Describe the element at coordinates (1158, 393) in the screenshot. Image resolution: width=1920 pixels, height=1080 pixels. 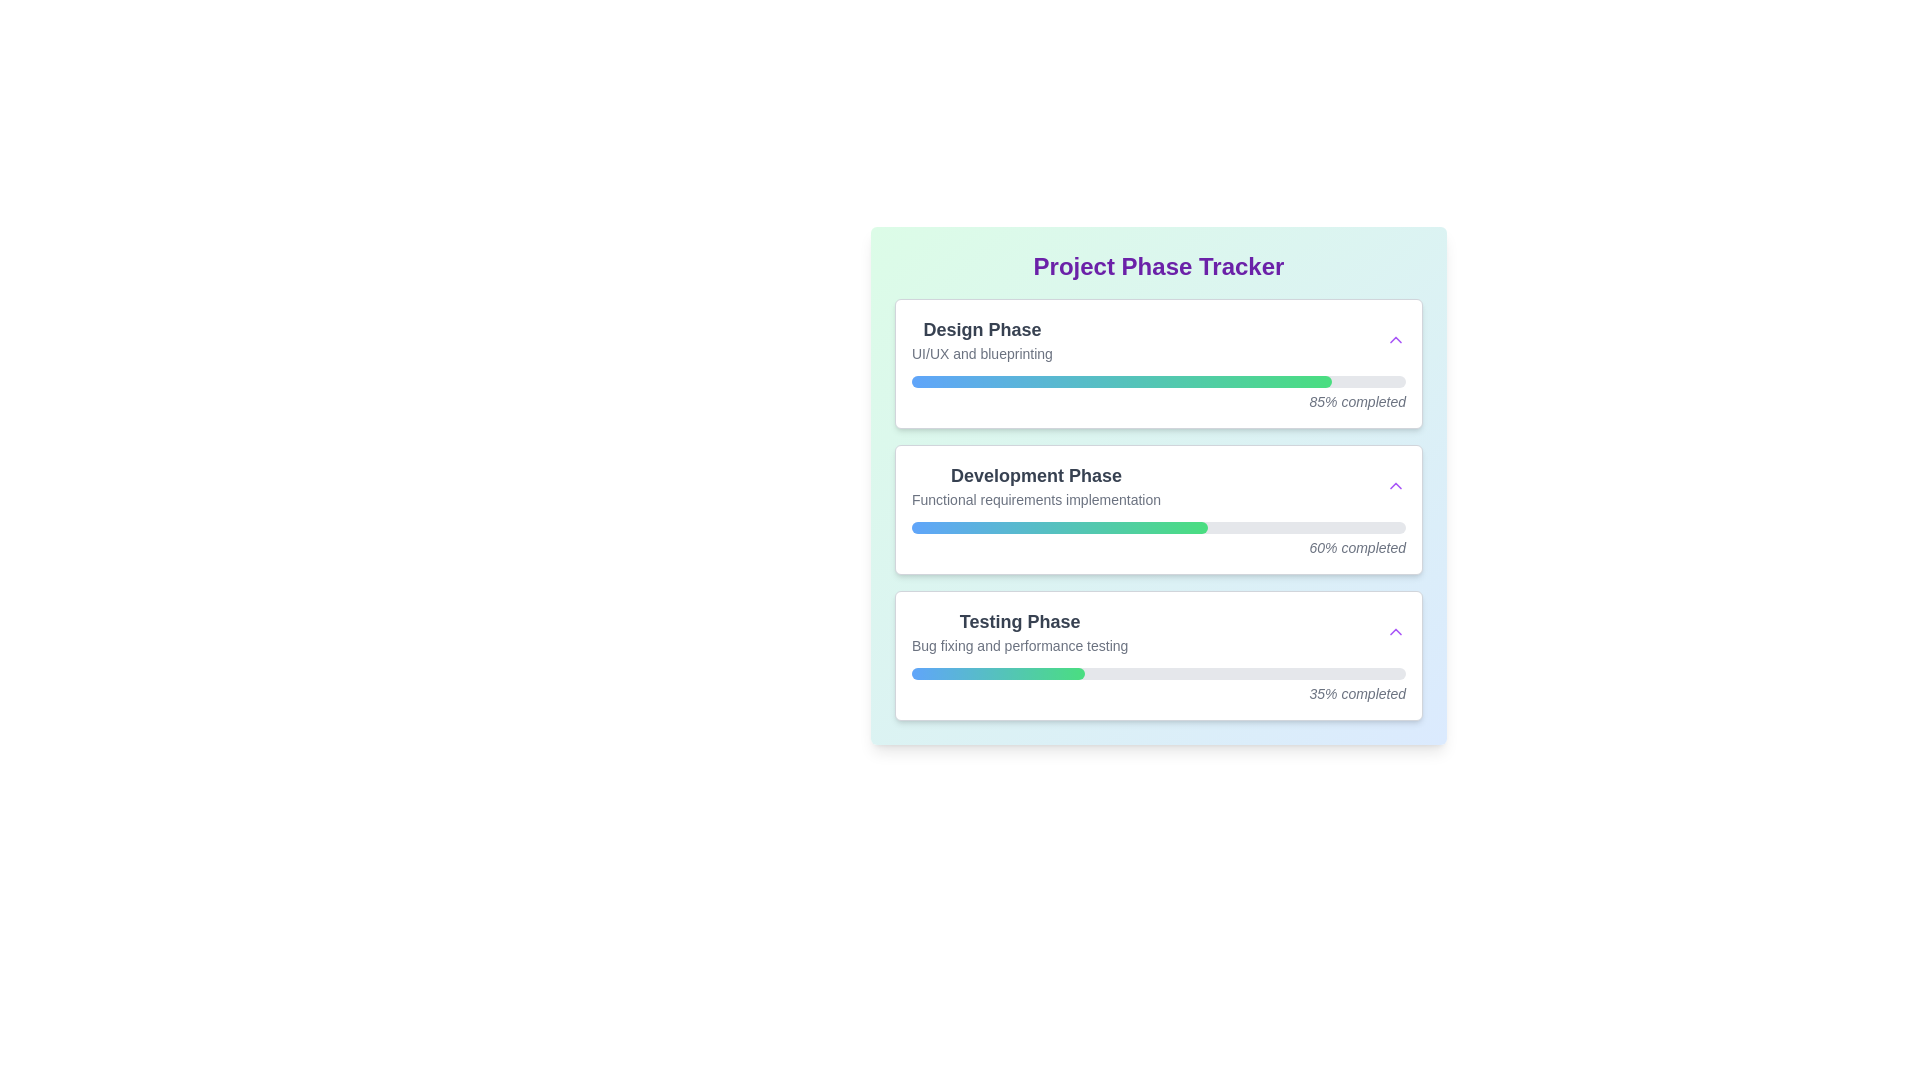
I see `the progress bar labeled '85% completed' in the 'Design Phase' section of the 'Project Phase Tracker'` at that location.